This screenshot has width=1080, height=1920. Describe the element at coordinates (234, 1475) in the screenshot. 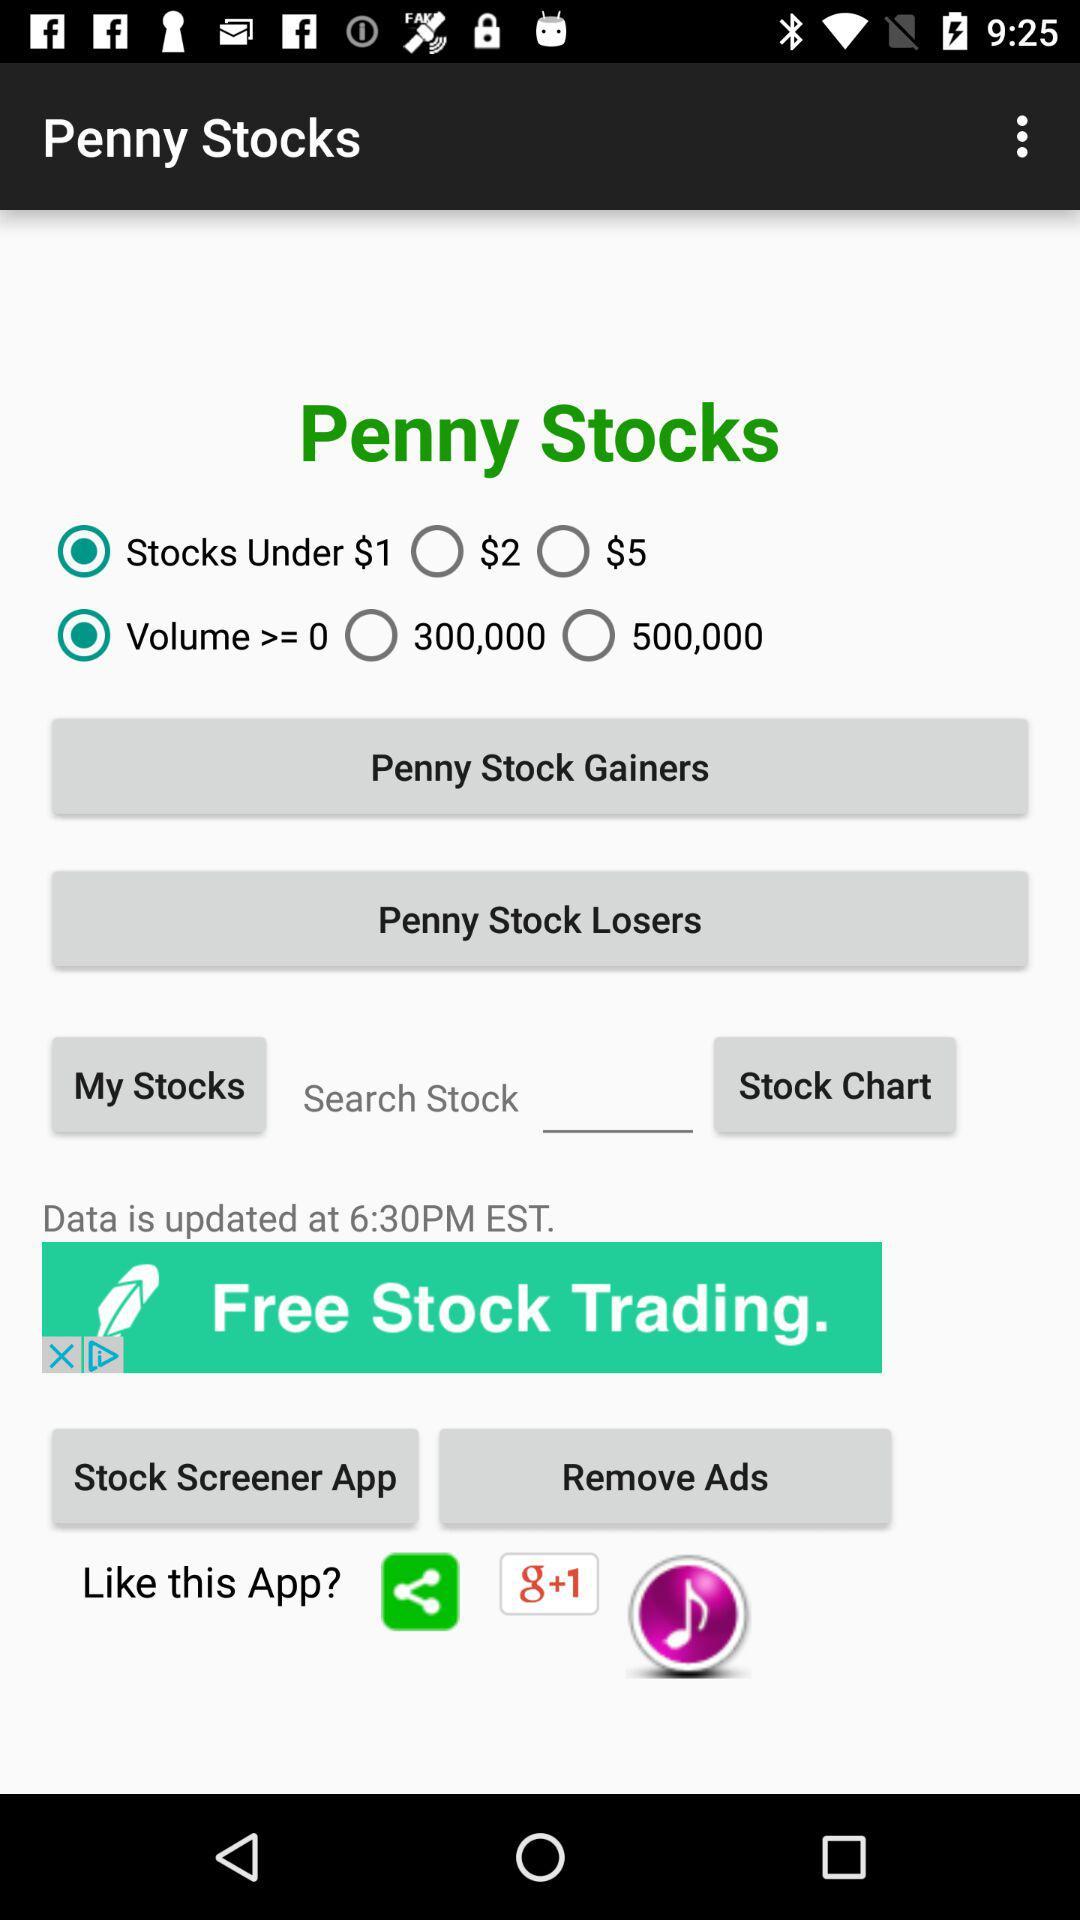

I see `icon above like this app?` at that location.